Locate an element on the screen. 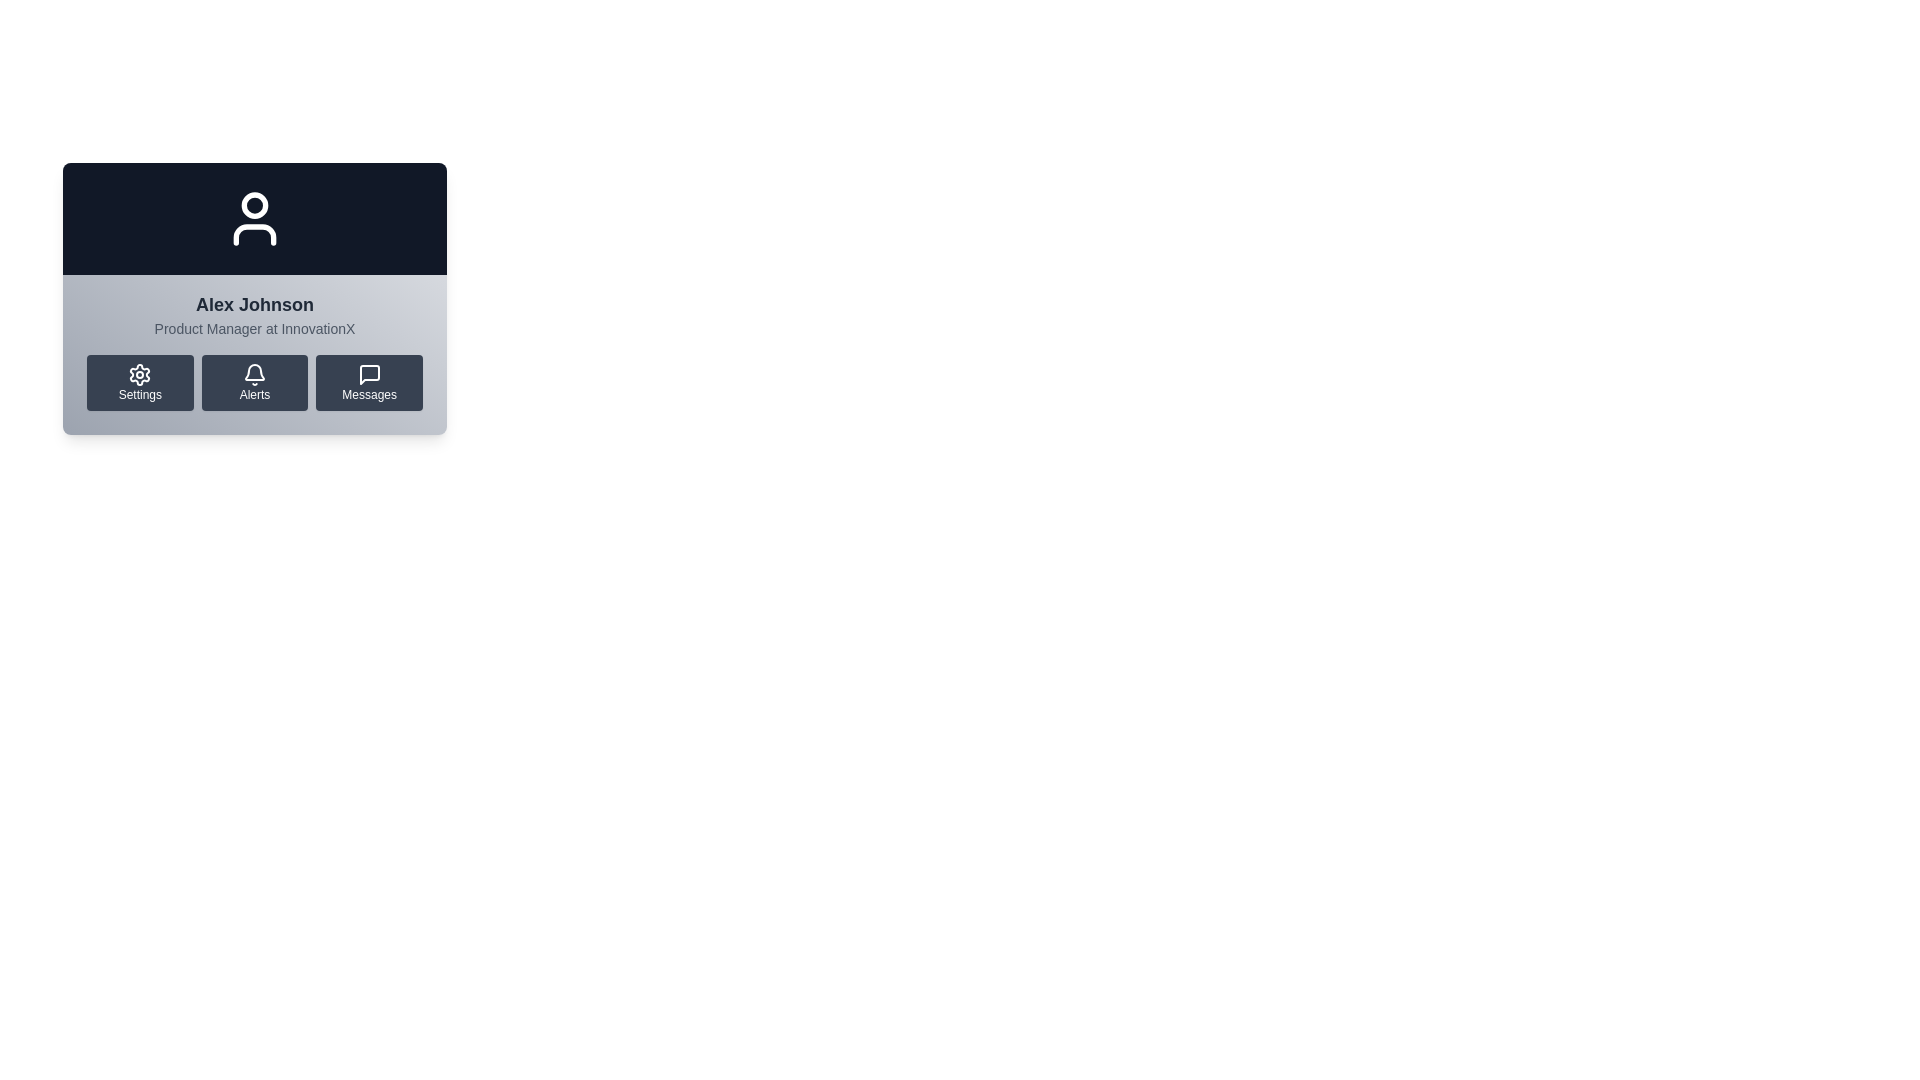 This screenshot has width=1920, height=1080. the bell icon within the 'Alerts' button is located at coordinates (253, 372).